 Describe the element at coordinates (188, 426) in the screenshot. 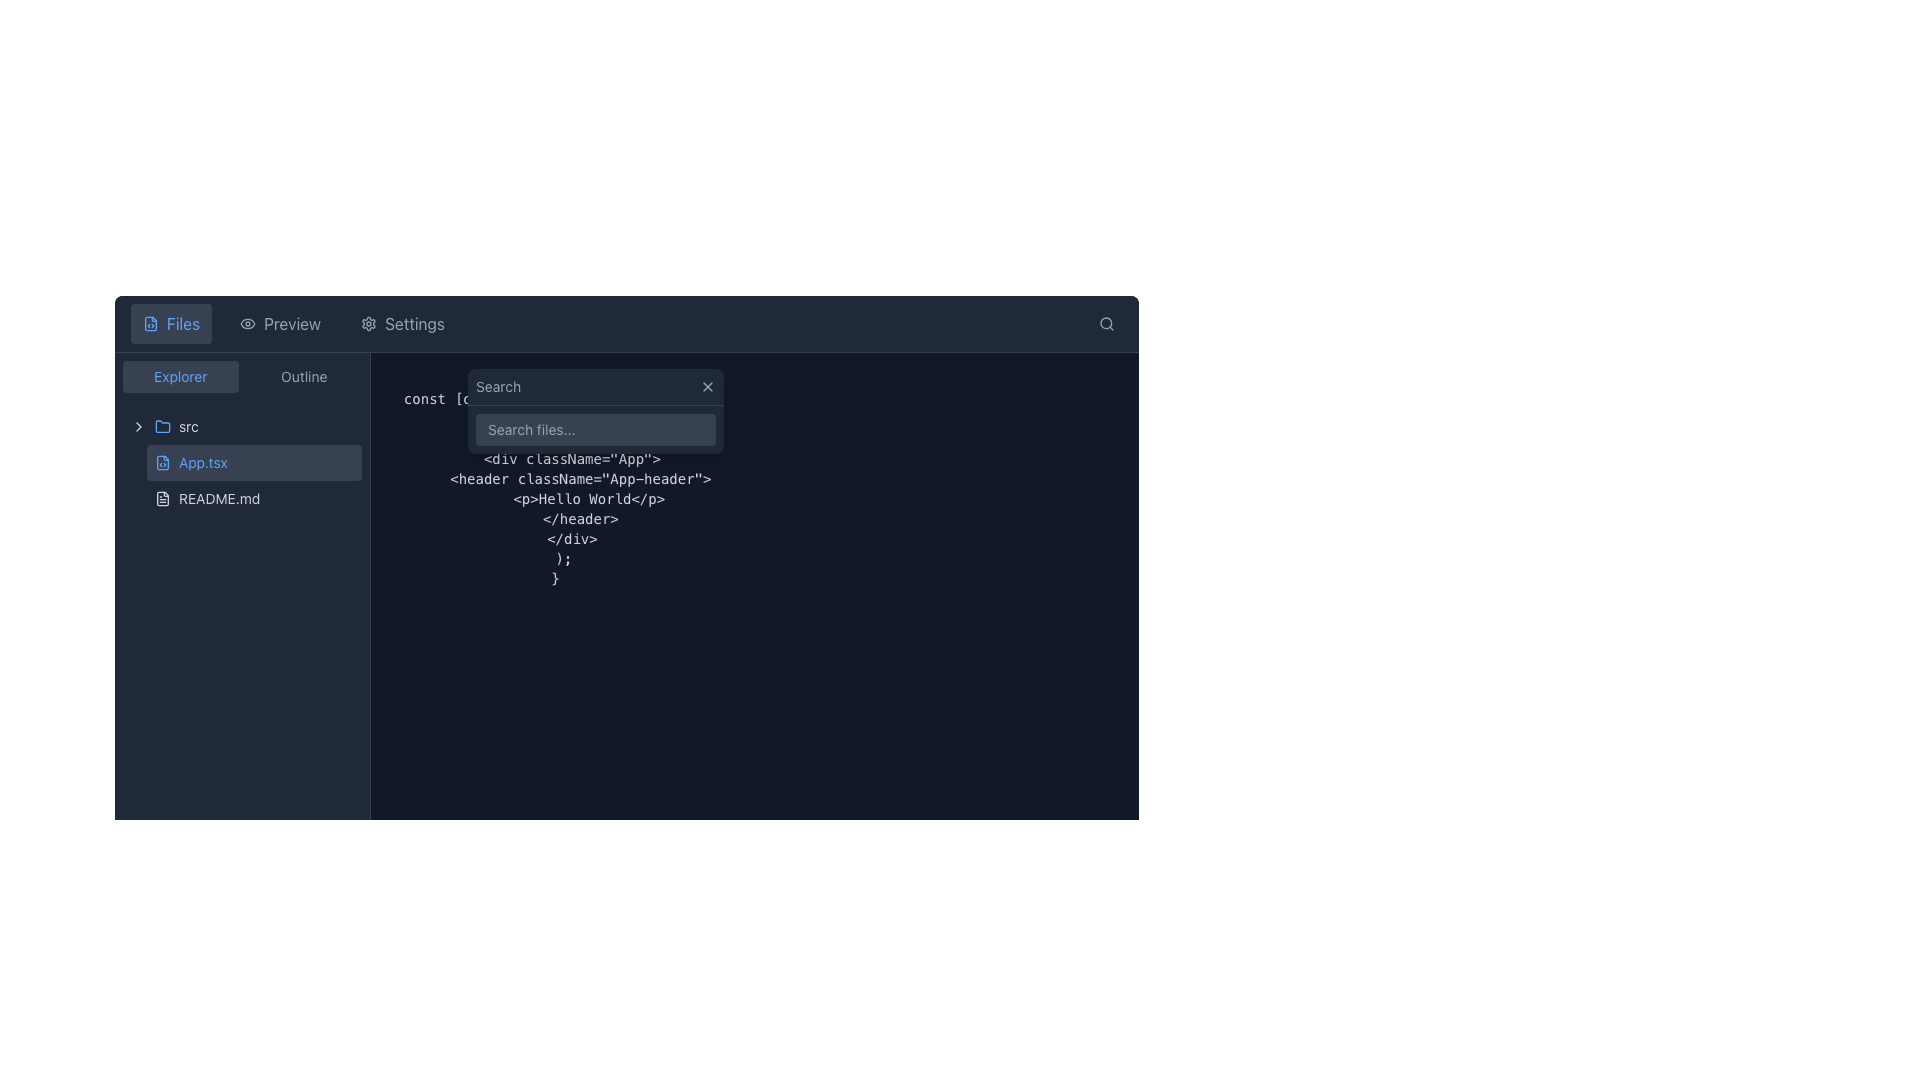

I see `the 'src' text label in the Explorer menu` at that location.